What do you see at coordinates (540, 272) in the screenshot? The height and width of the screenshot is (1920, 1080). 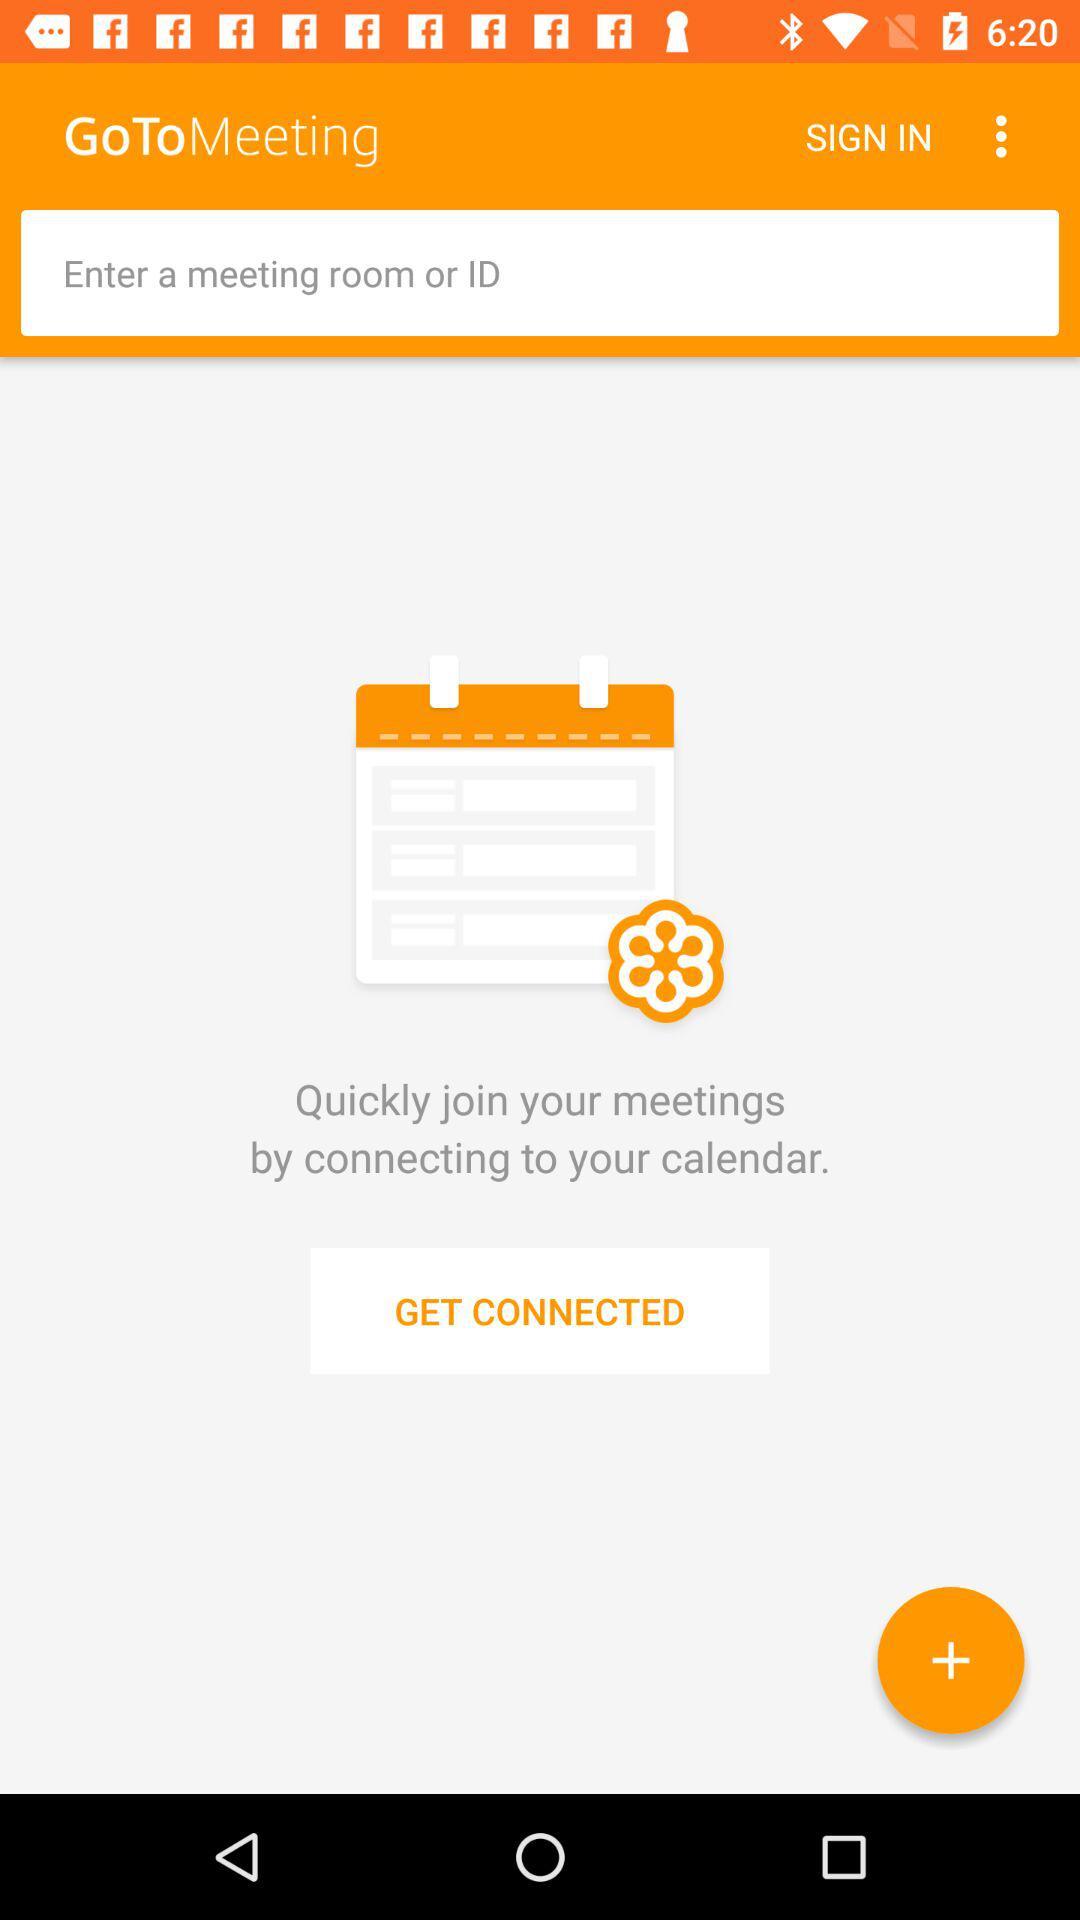 I see `type id` at bounding box center [540, 272].